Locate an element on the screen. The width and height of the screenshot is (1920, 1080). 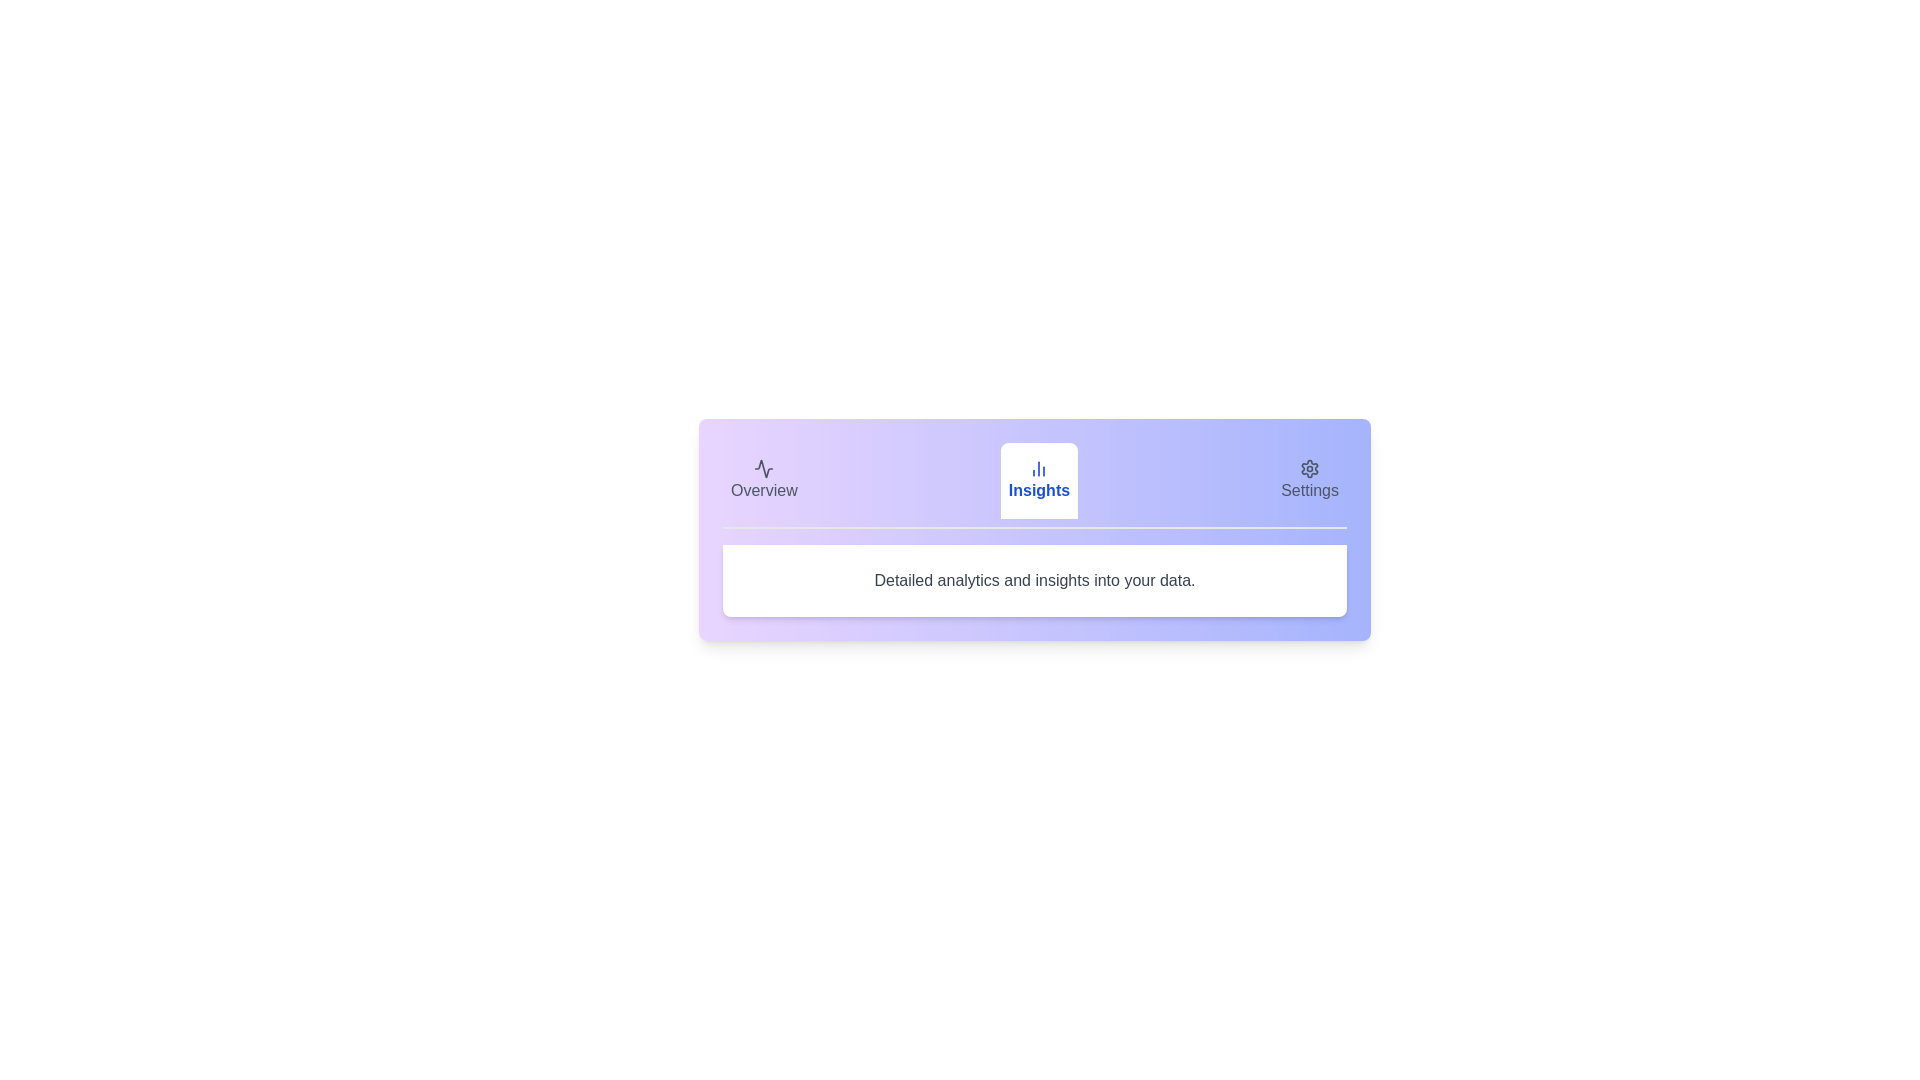
the Overview tab to view its content is located at coordinates (763, 481).